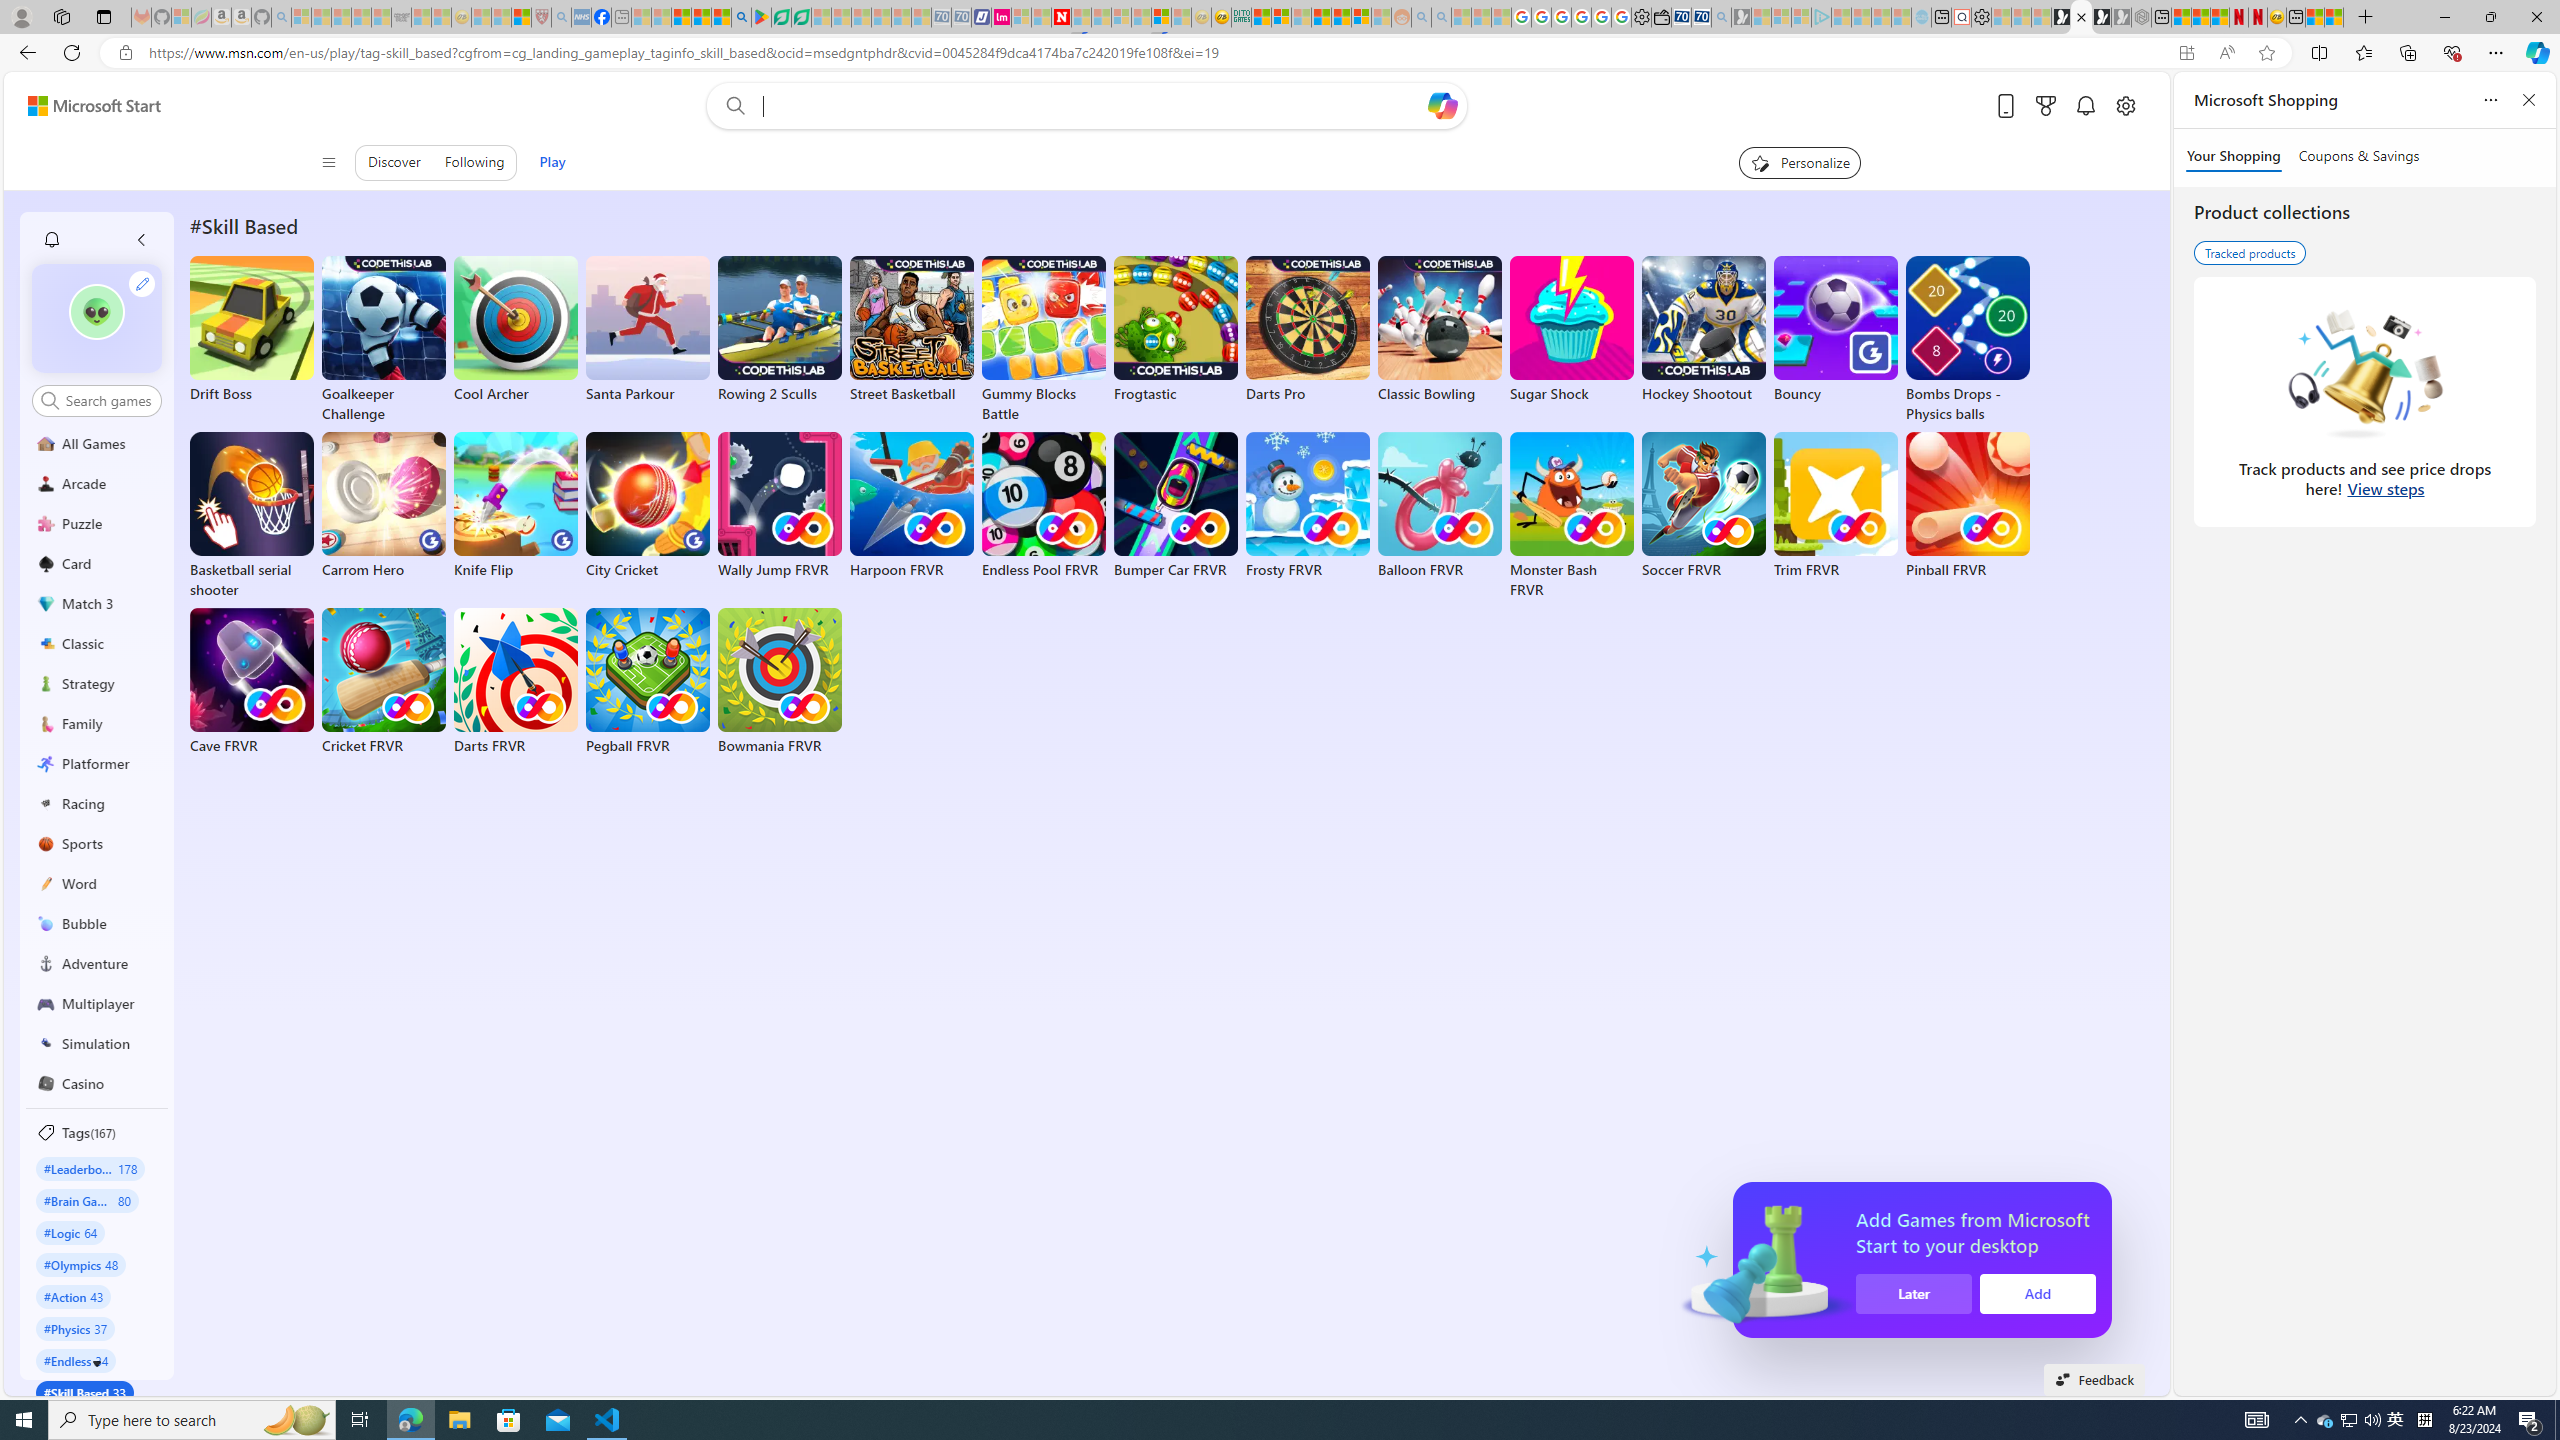  What do you see at coordinates (74, 1328) in the screenshot?
I see `'#Physics 37'` at bounding box center [74, 1328].